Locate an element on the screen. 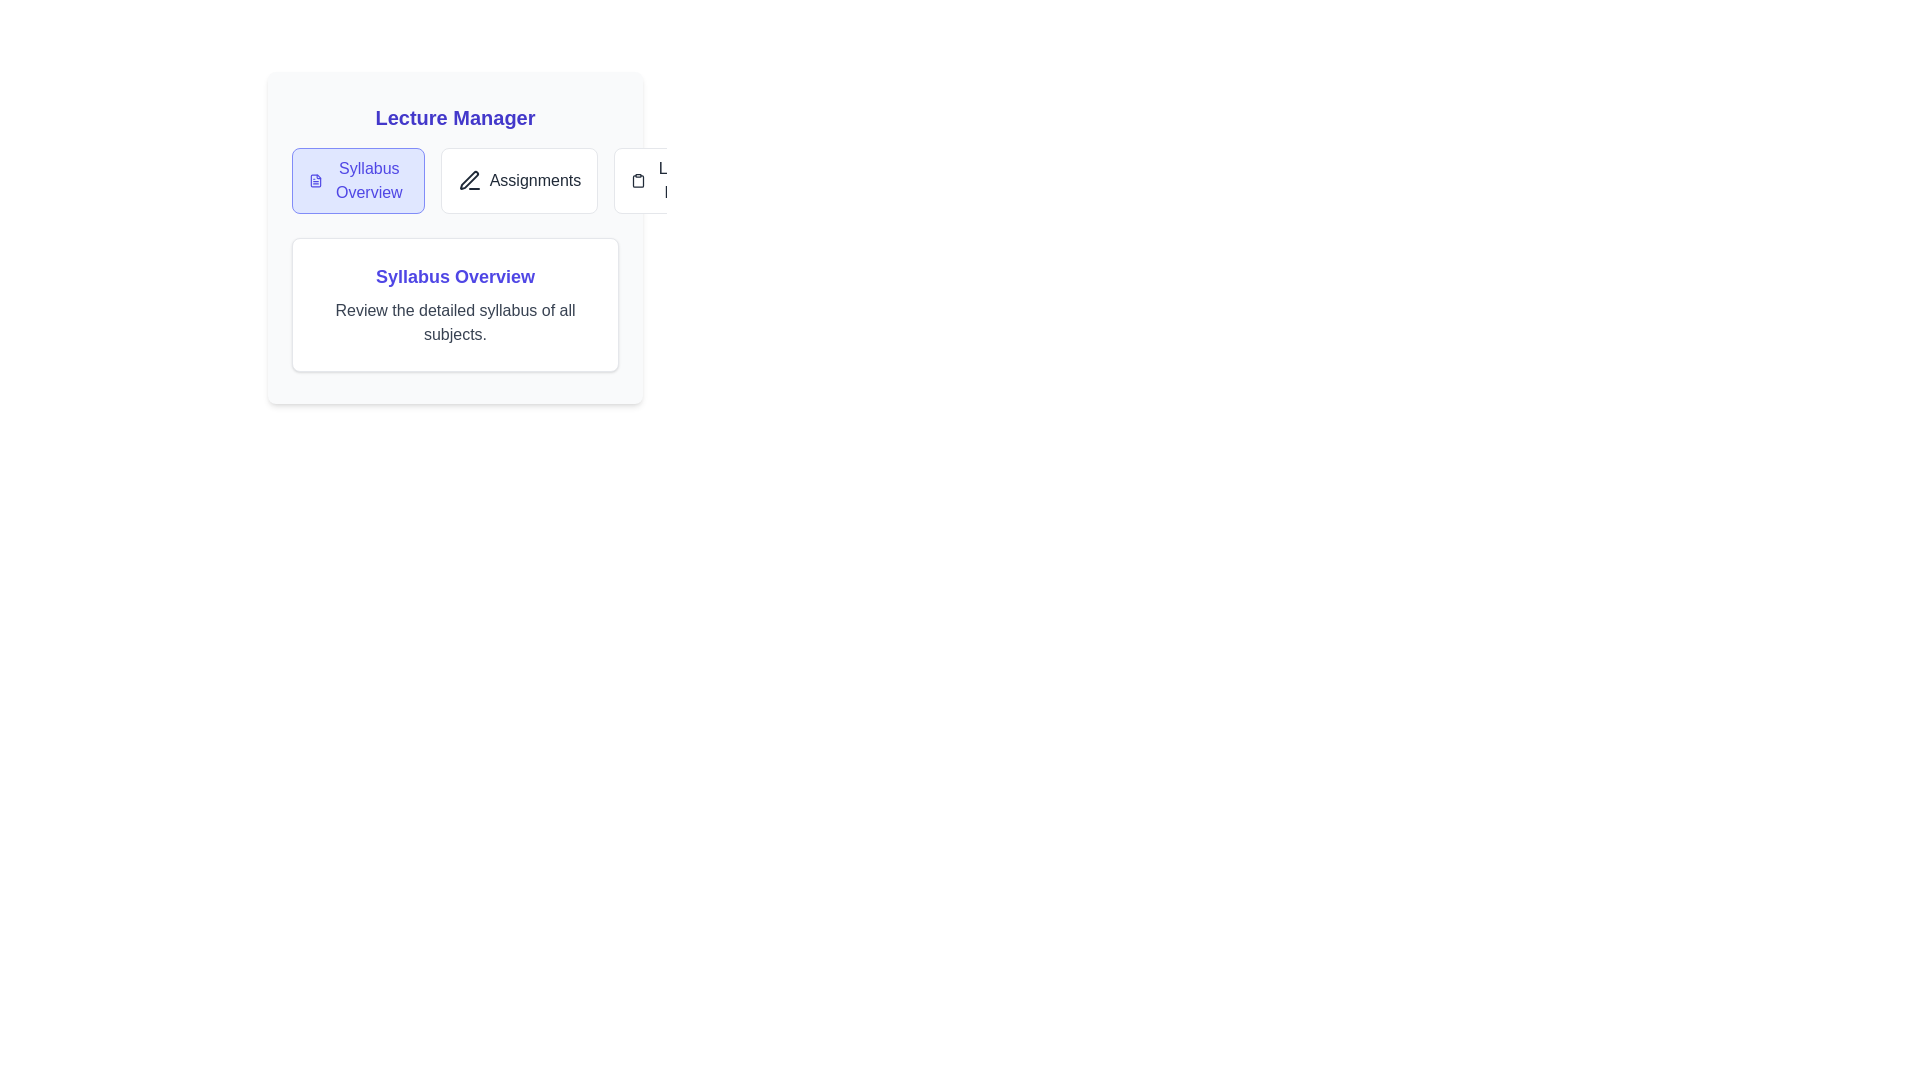 The image size is (1920, 1080). the clipboard icon located on the right-hand side of the box containing 'Syllabus Overview' and 'Assignments' is located at coordinates (637, 181).